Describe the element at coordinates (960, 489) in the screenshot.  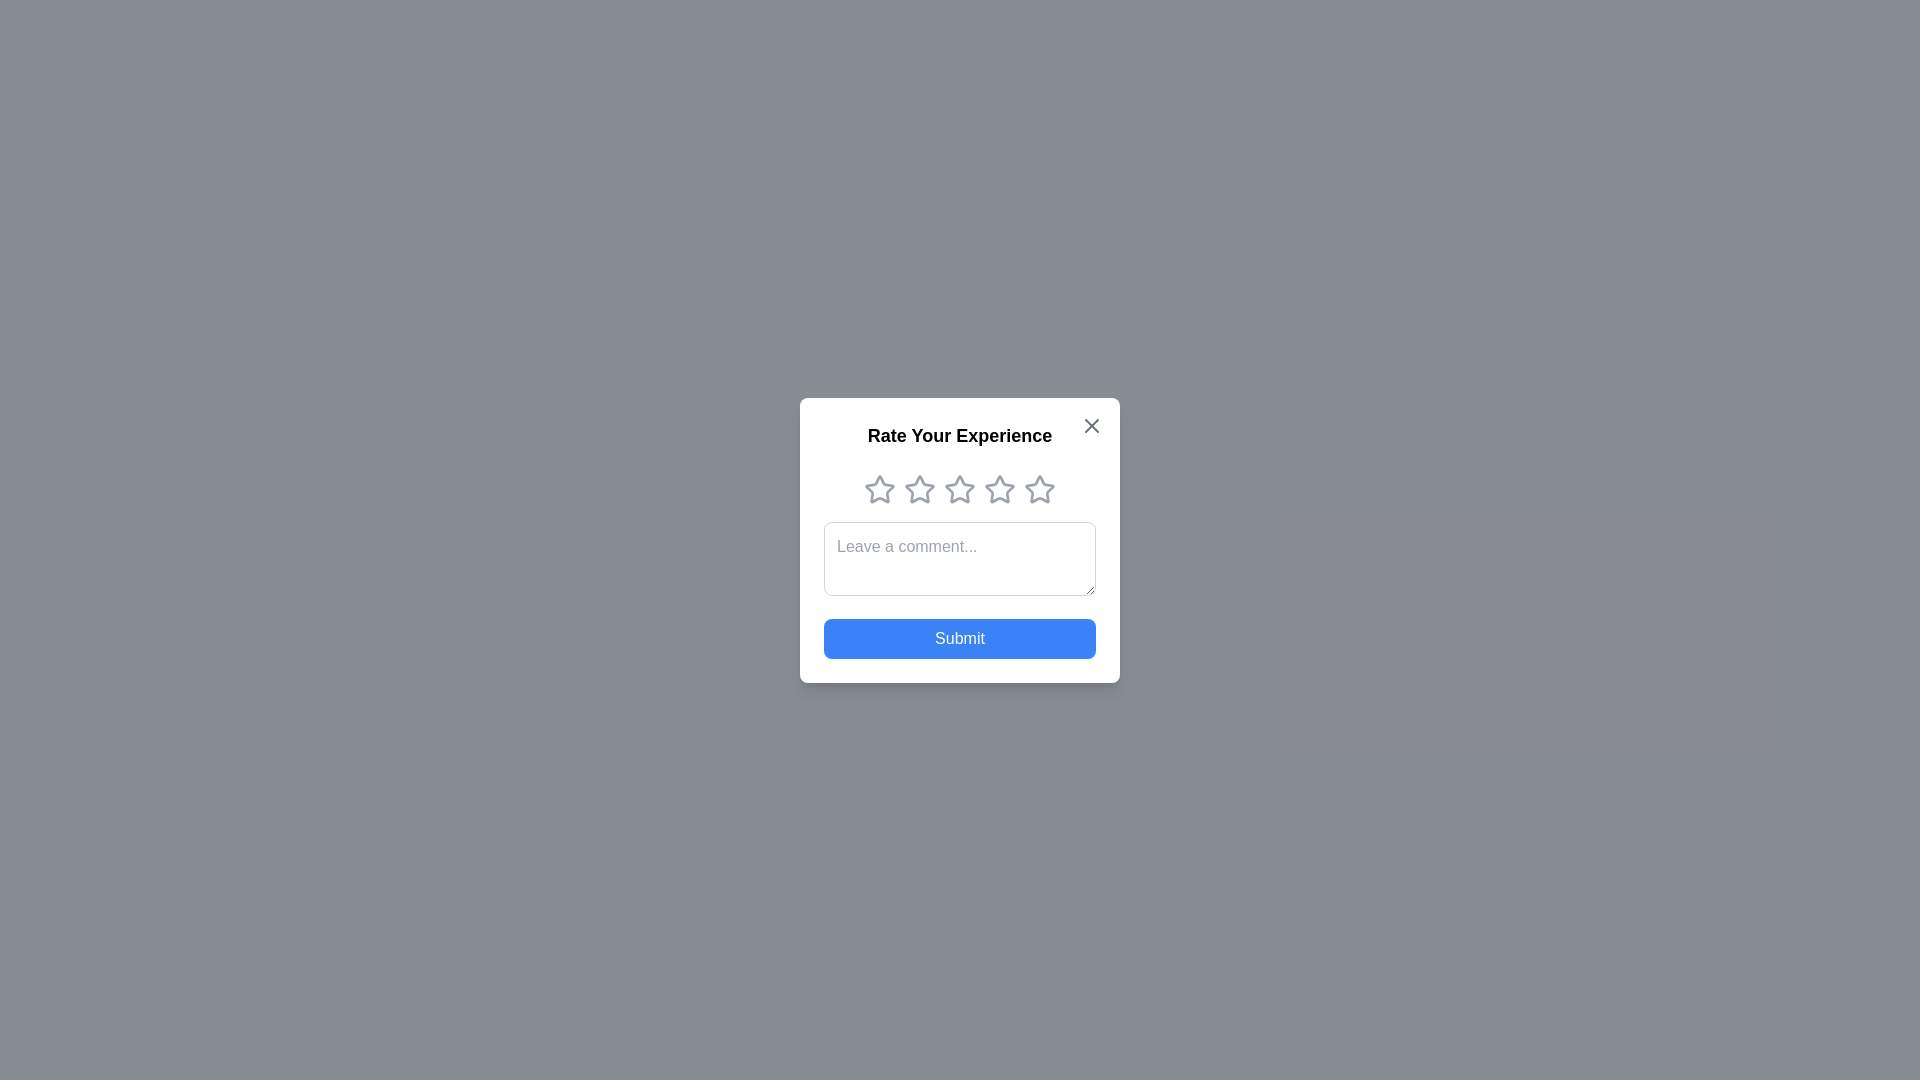
I see `the star corresponding to the rating 3` at that location.